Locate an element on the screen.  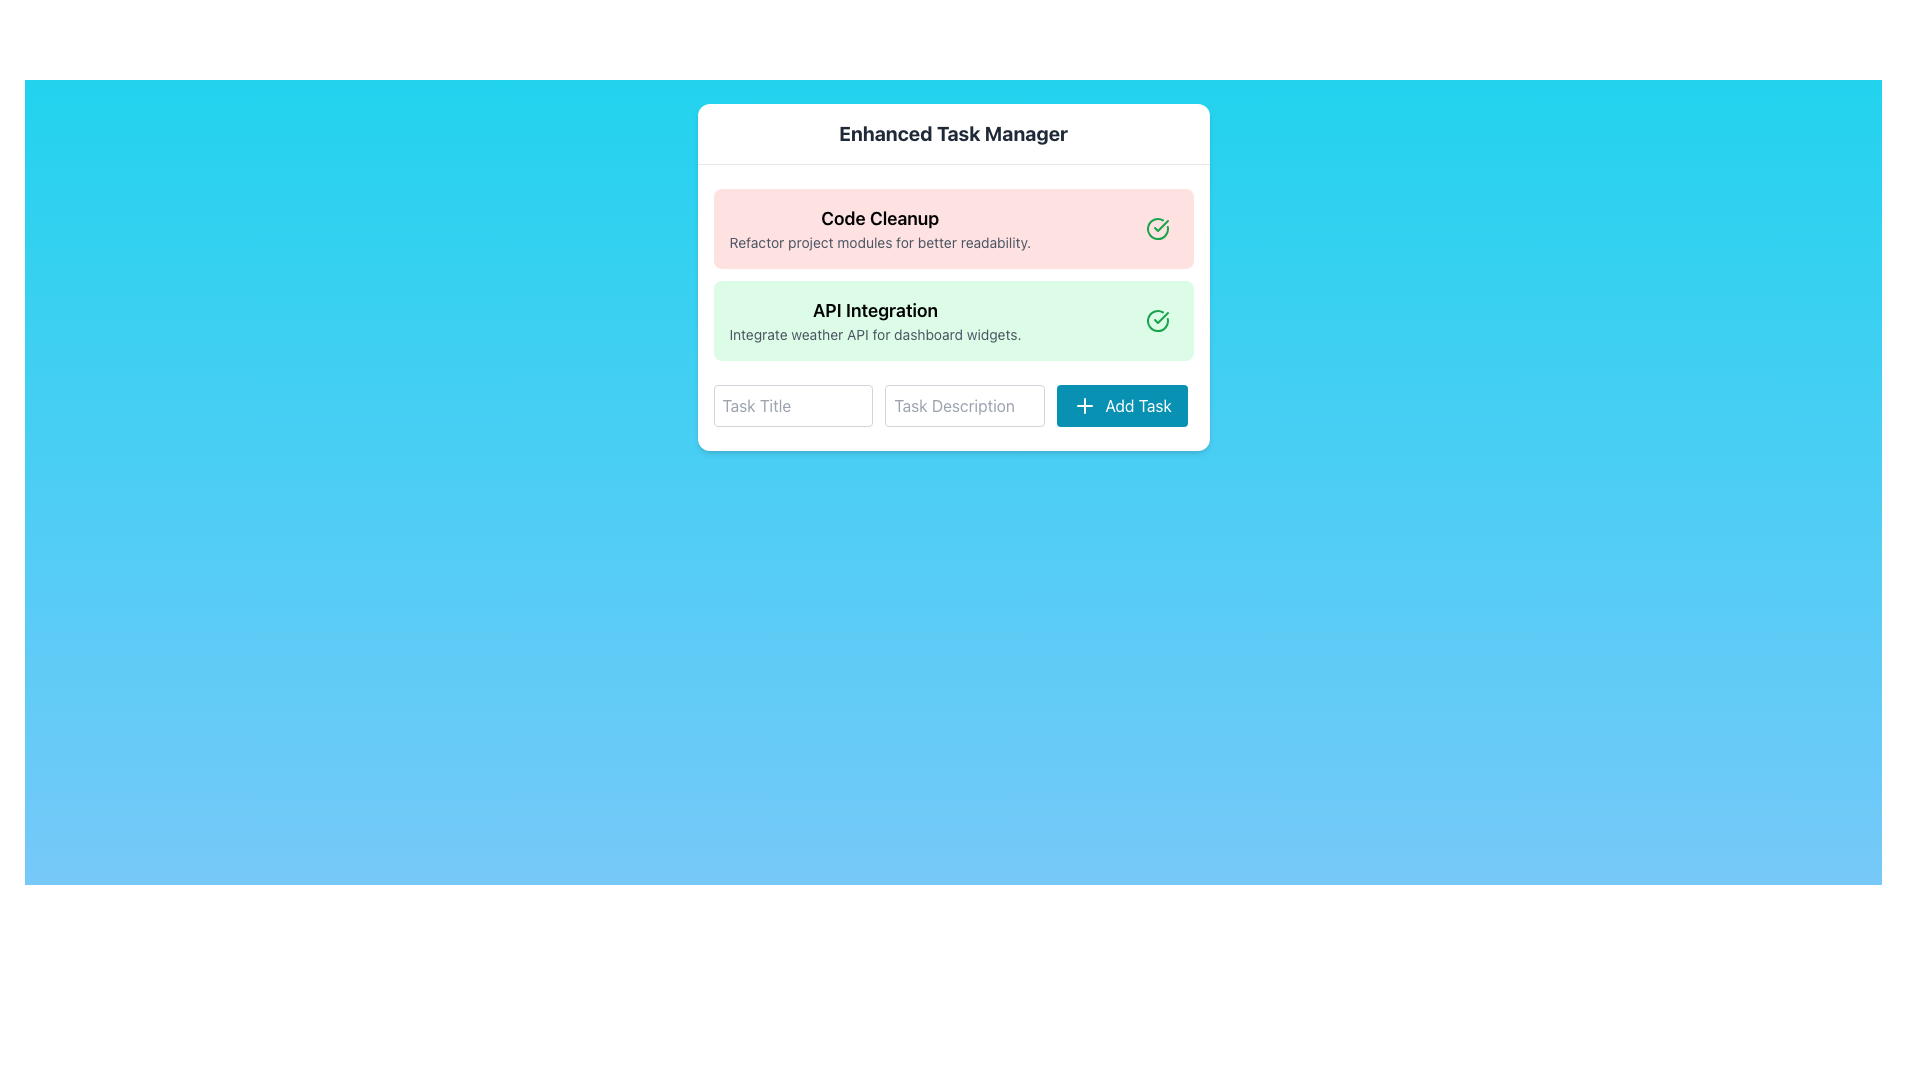
the icon button that marks completion for the 'API Integration' task is located at coordinates (1157, 319).